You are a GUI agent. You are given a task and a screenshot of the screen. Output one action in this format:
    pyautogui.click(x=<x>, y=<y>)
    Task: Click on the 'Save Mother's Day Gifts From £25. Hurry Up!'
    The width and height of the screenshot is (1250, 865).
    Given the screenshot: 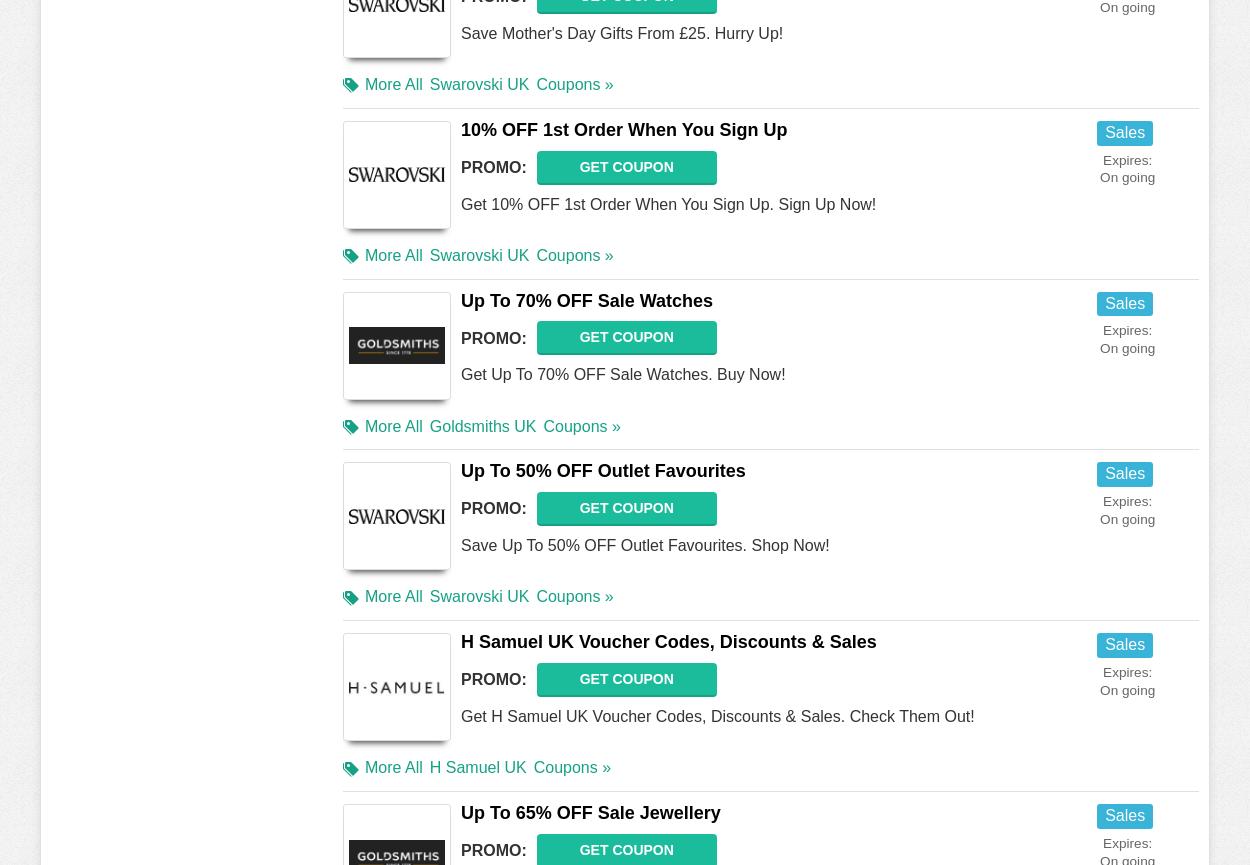 What is the action you would take?
    pyautogui.click(x=621, y=32)
    